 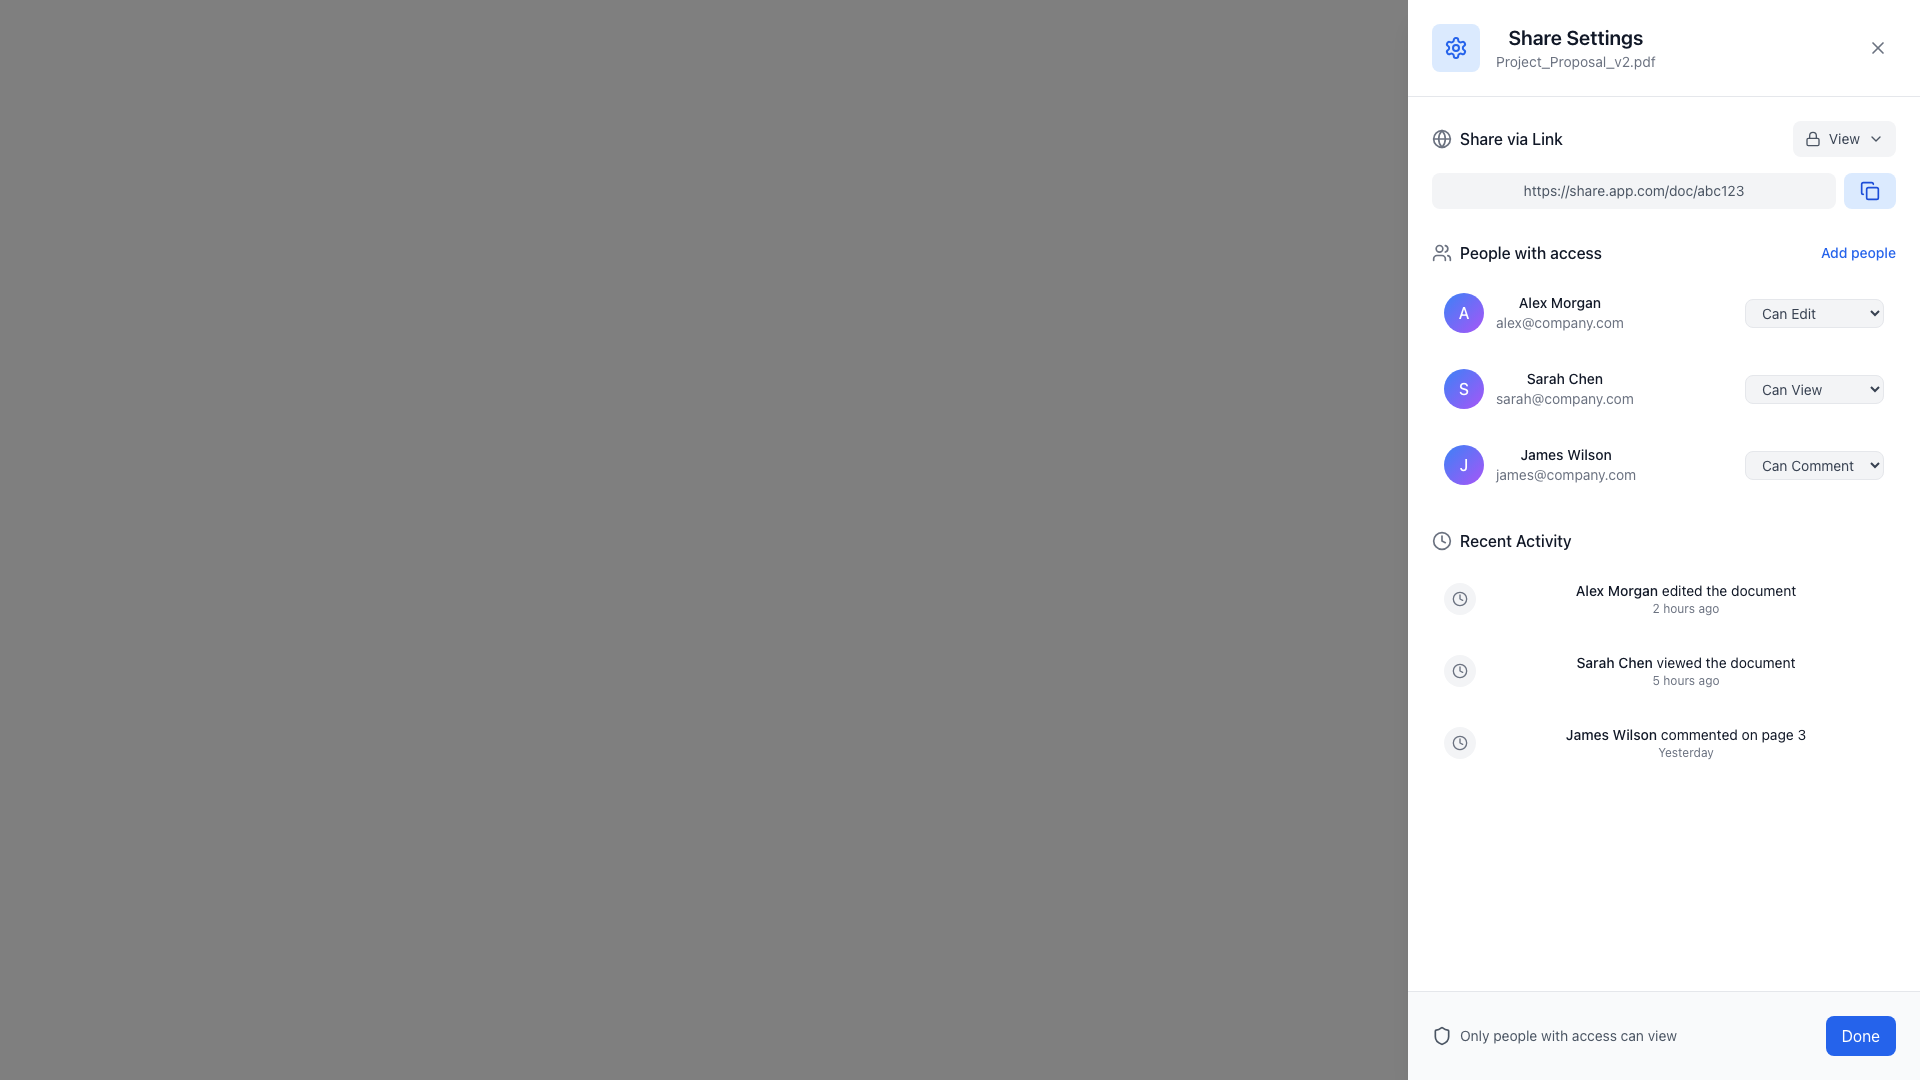 I want to click on title 'Share Settings' and the subtitle 'Project_Proposal_v2.pdf' from the heading with an associated gear icon located at the top-left section of the panel, so click(x=1542, y=46).